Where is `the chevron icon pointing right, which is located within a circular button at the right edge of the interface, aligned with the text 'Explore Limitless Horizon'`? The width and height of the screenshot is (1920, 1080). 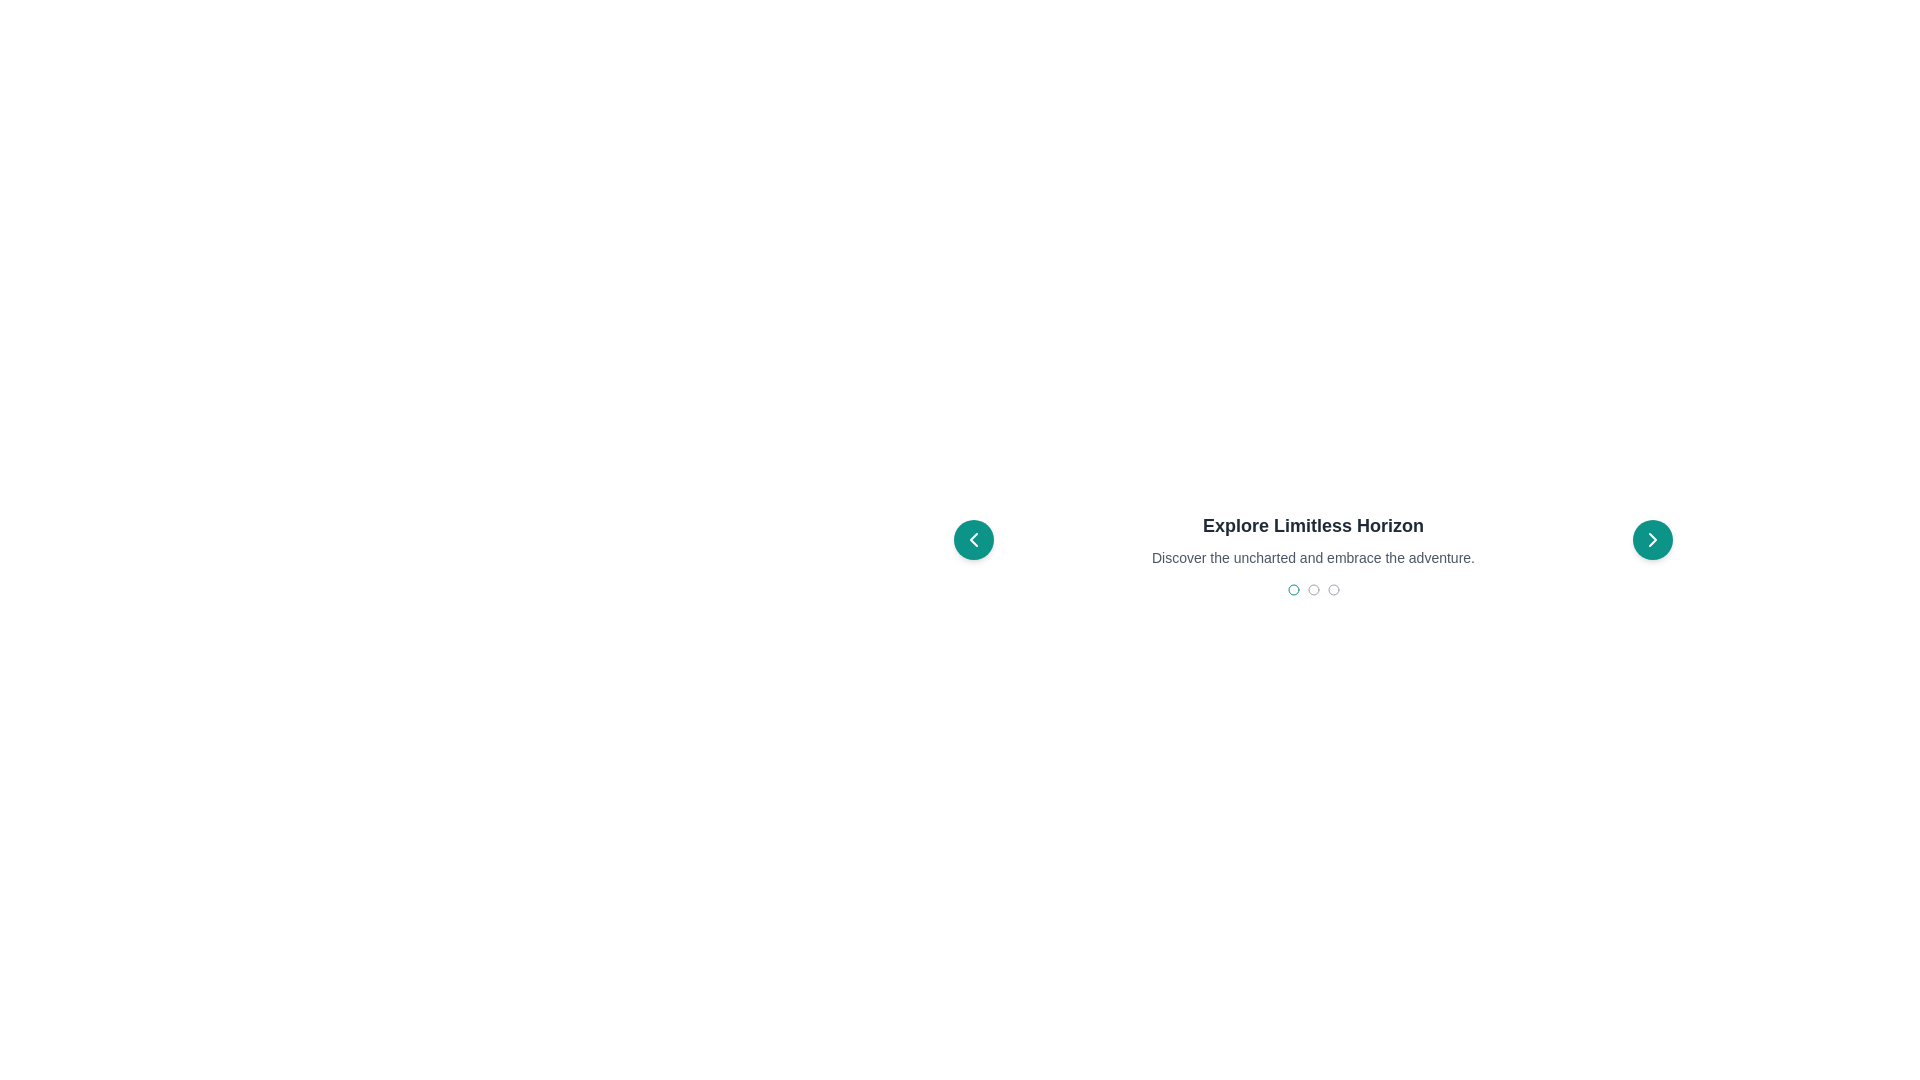 the chevron icon pointing right, which is located within a circular button at the right edge of the interface, aligned with the text 'Explore Limitless Horizon' is located at coordinates (1653, 540).